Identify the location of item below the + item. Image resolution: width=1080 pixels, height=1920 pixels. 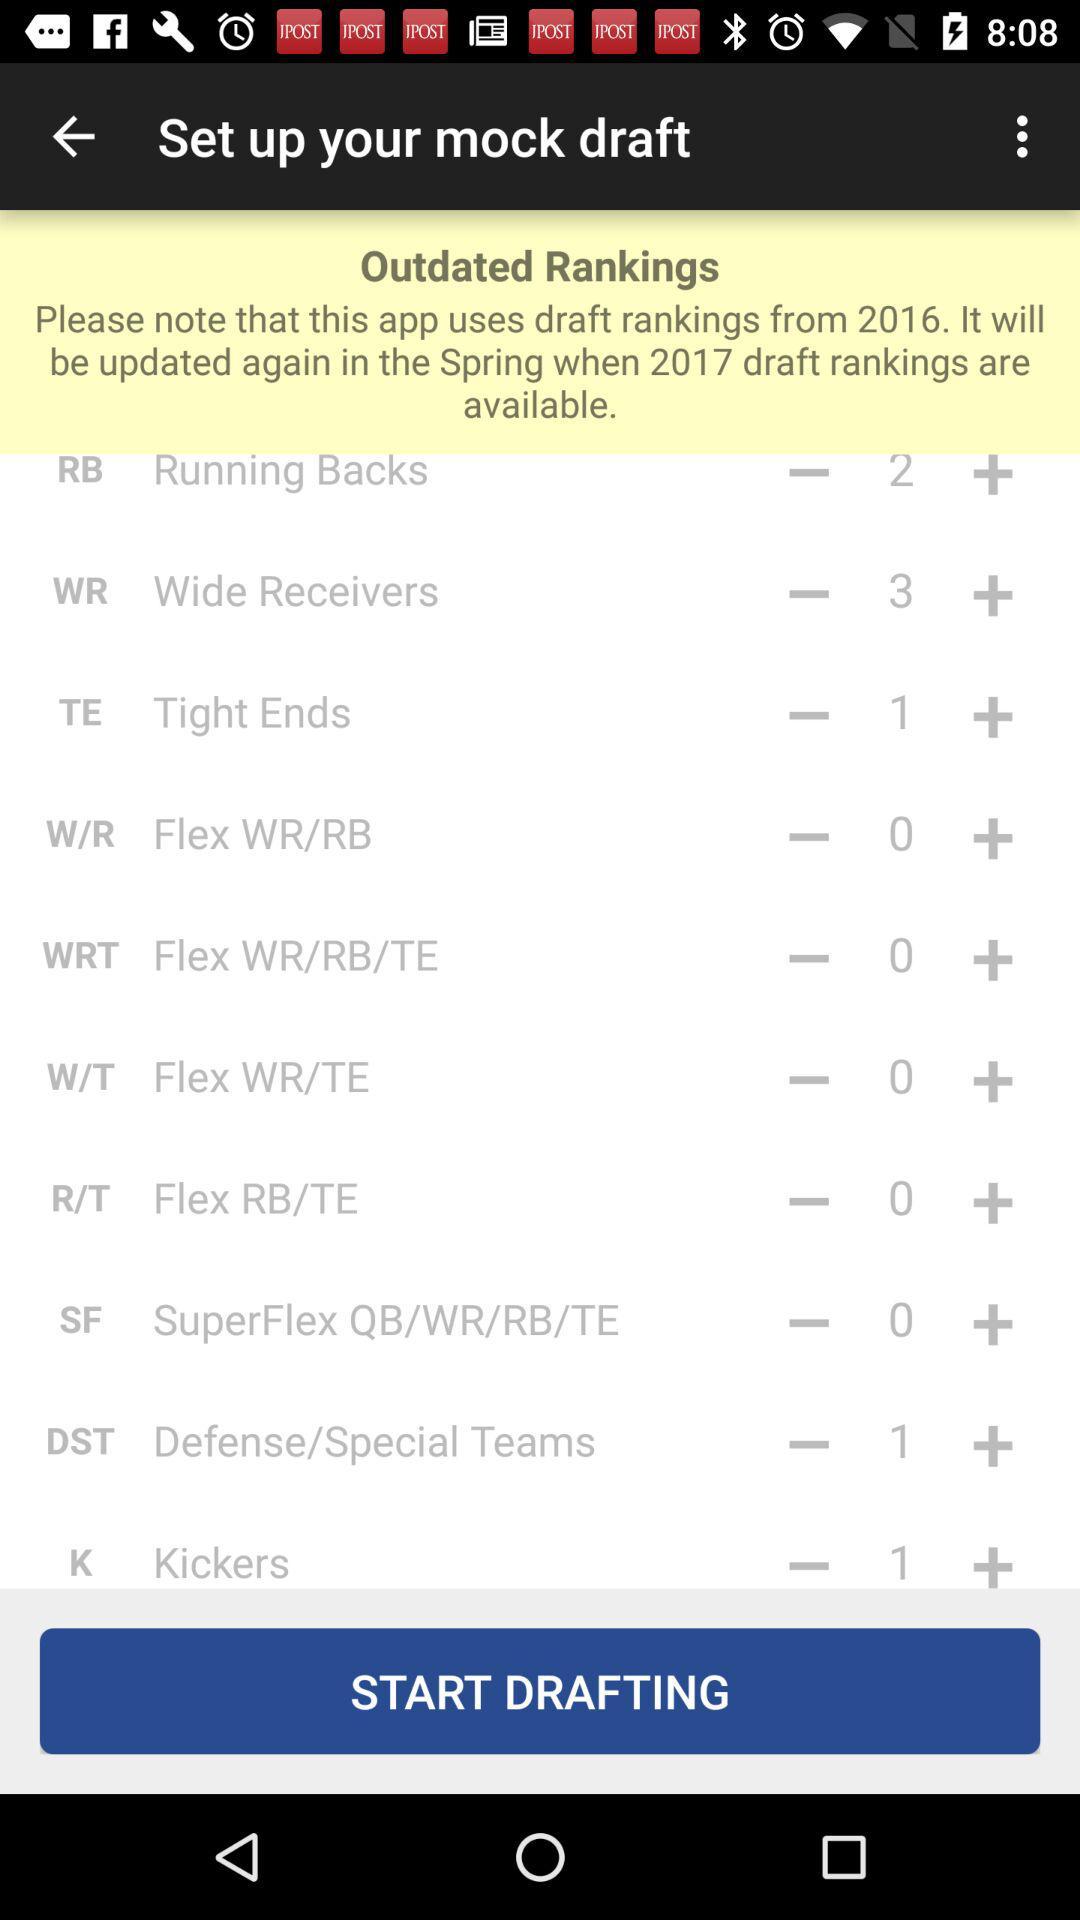
(992, 1074).